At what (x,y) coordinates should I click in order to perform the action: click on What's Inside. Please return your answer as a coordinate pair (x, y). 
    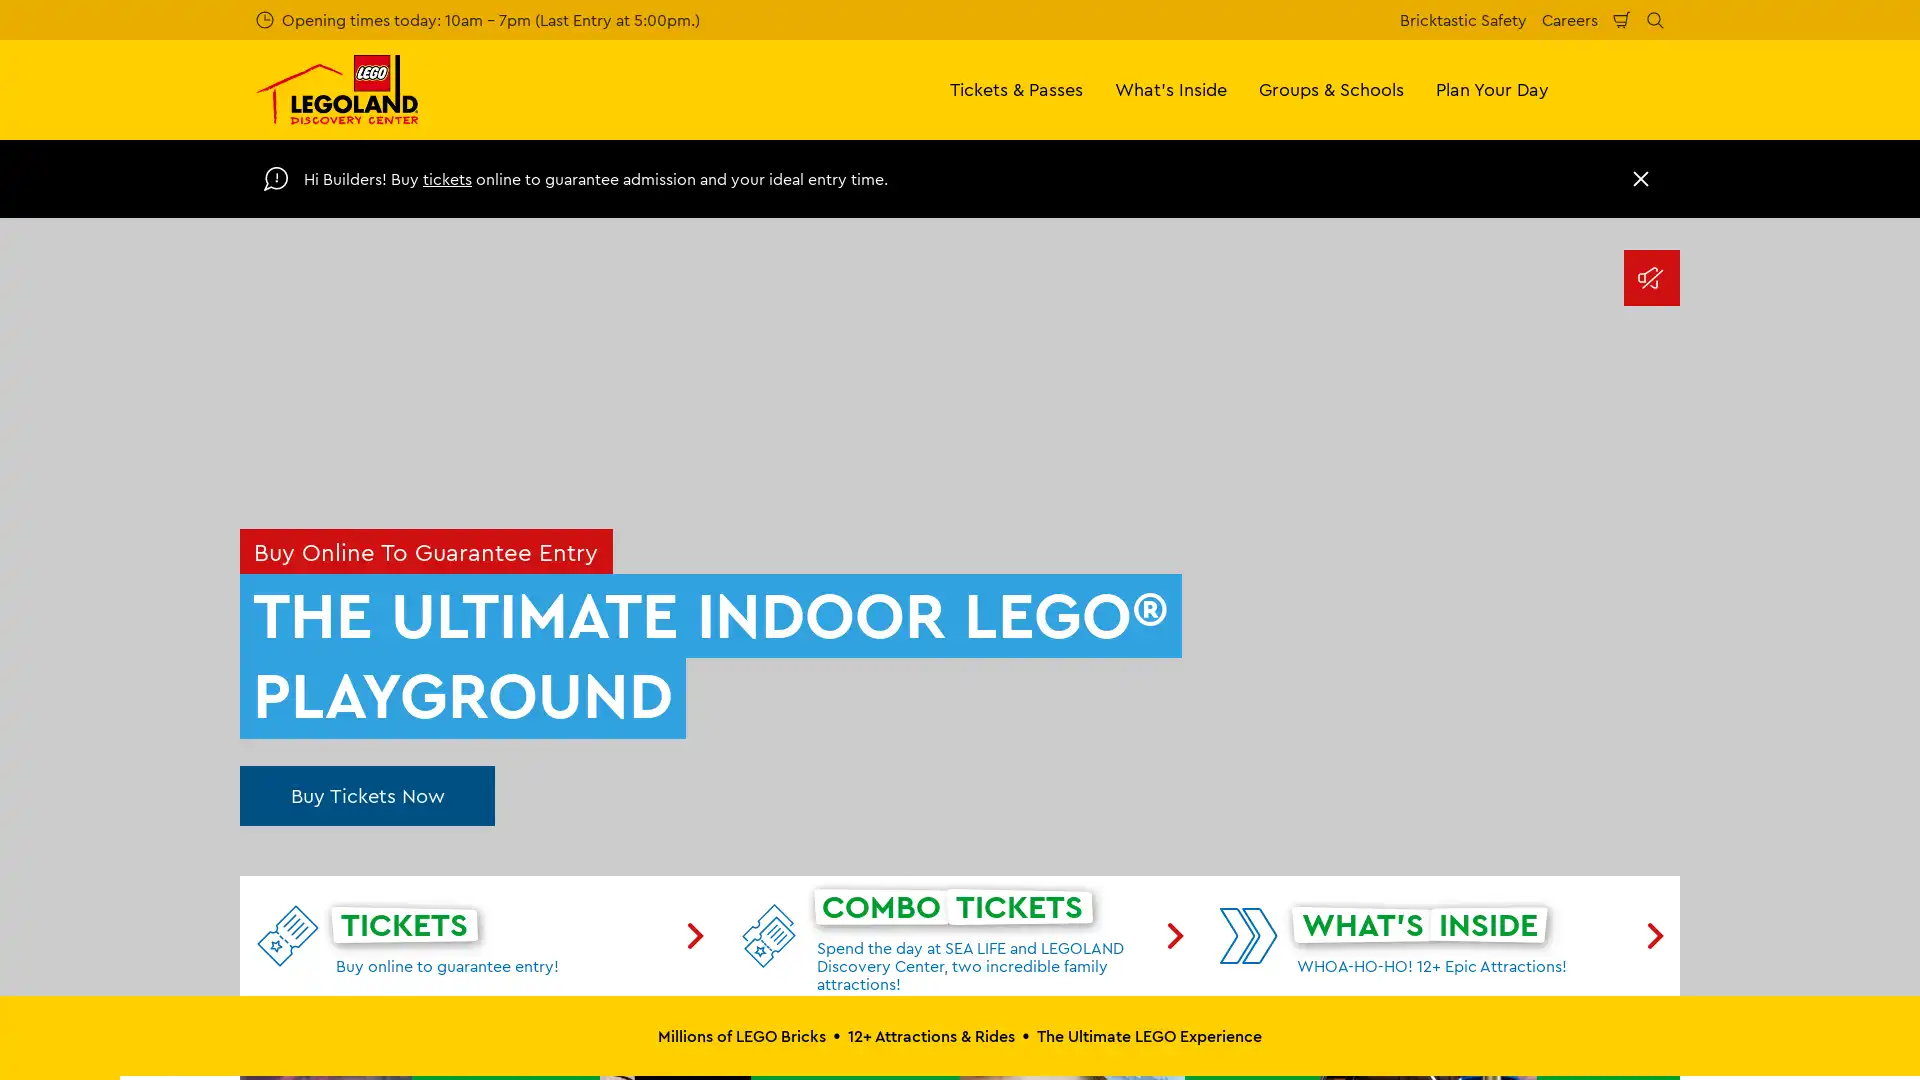
    Looking at the image, I should click on (1171, 88).